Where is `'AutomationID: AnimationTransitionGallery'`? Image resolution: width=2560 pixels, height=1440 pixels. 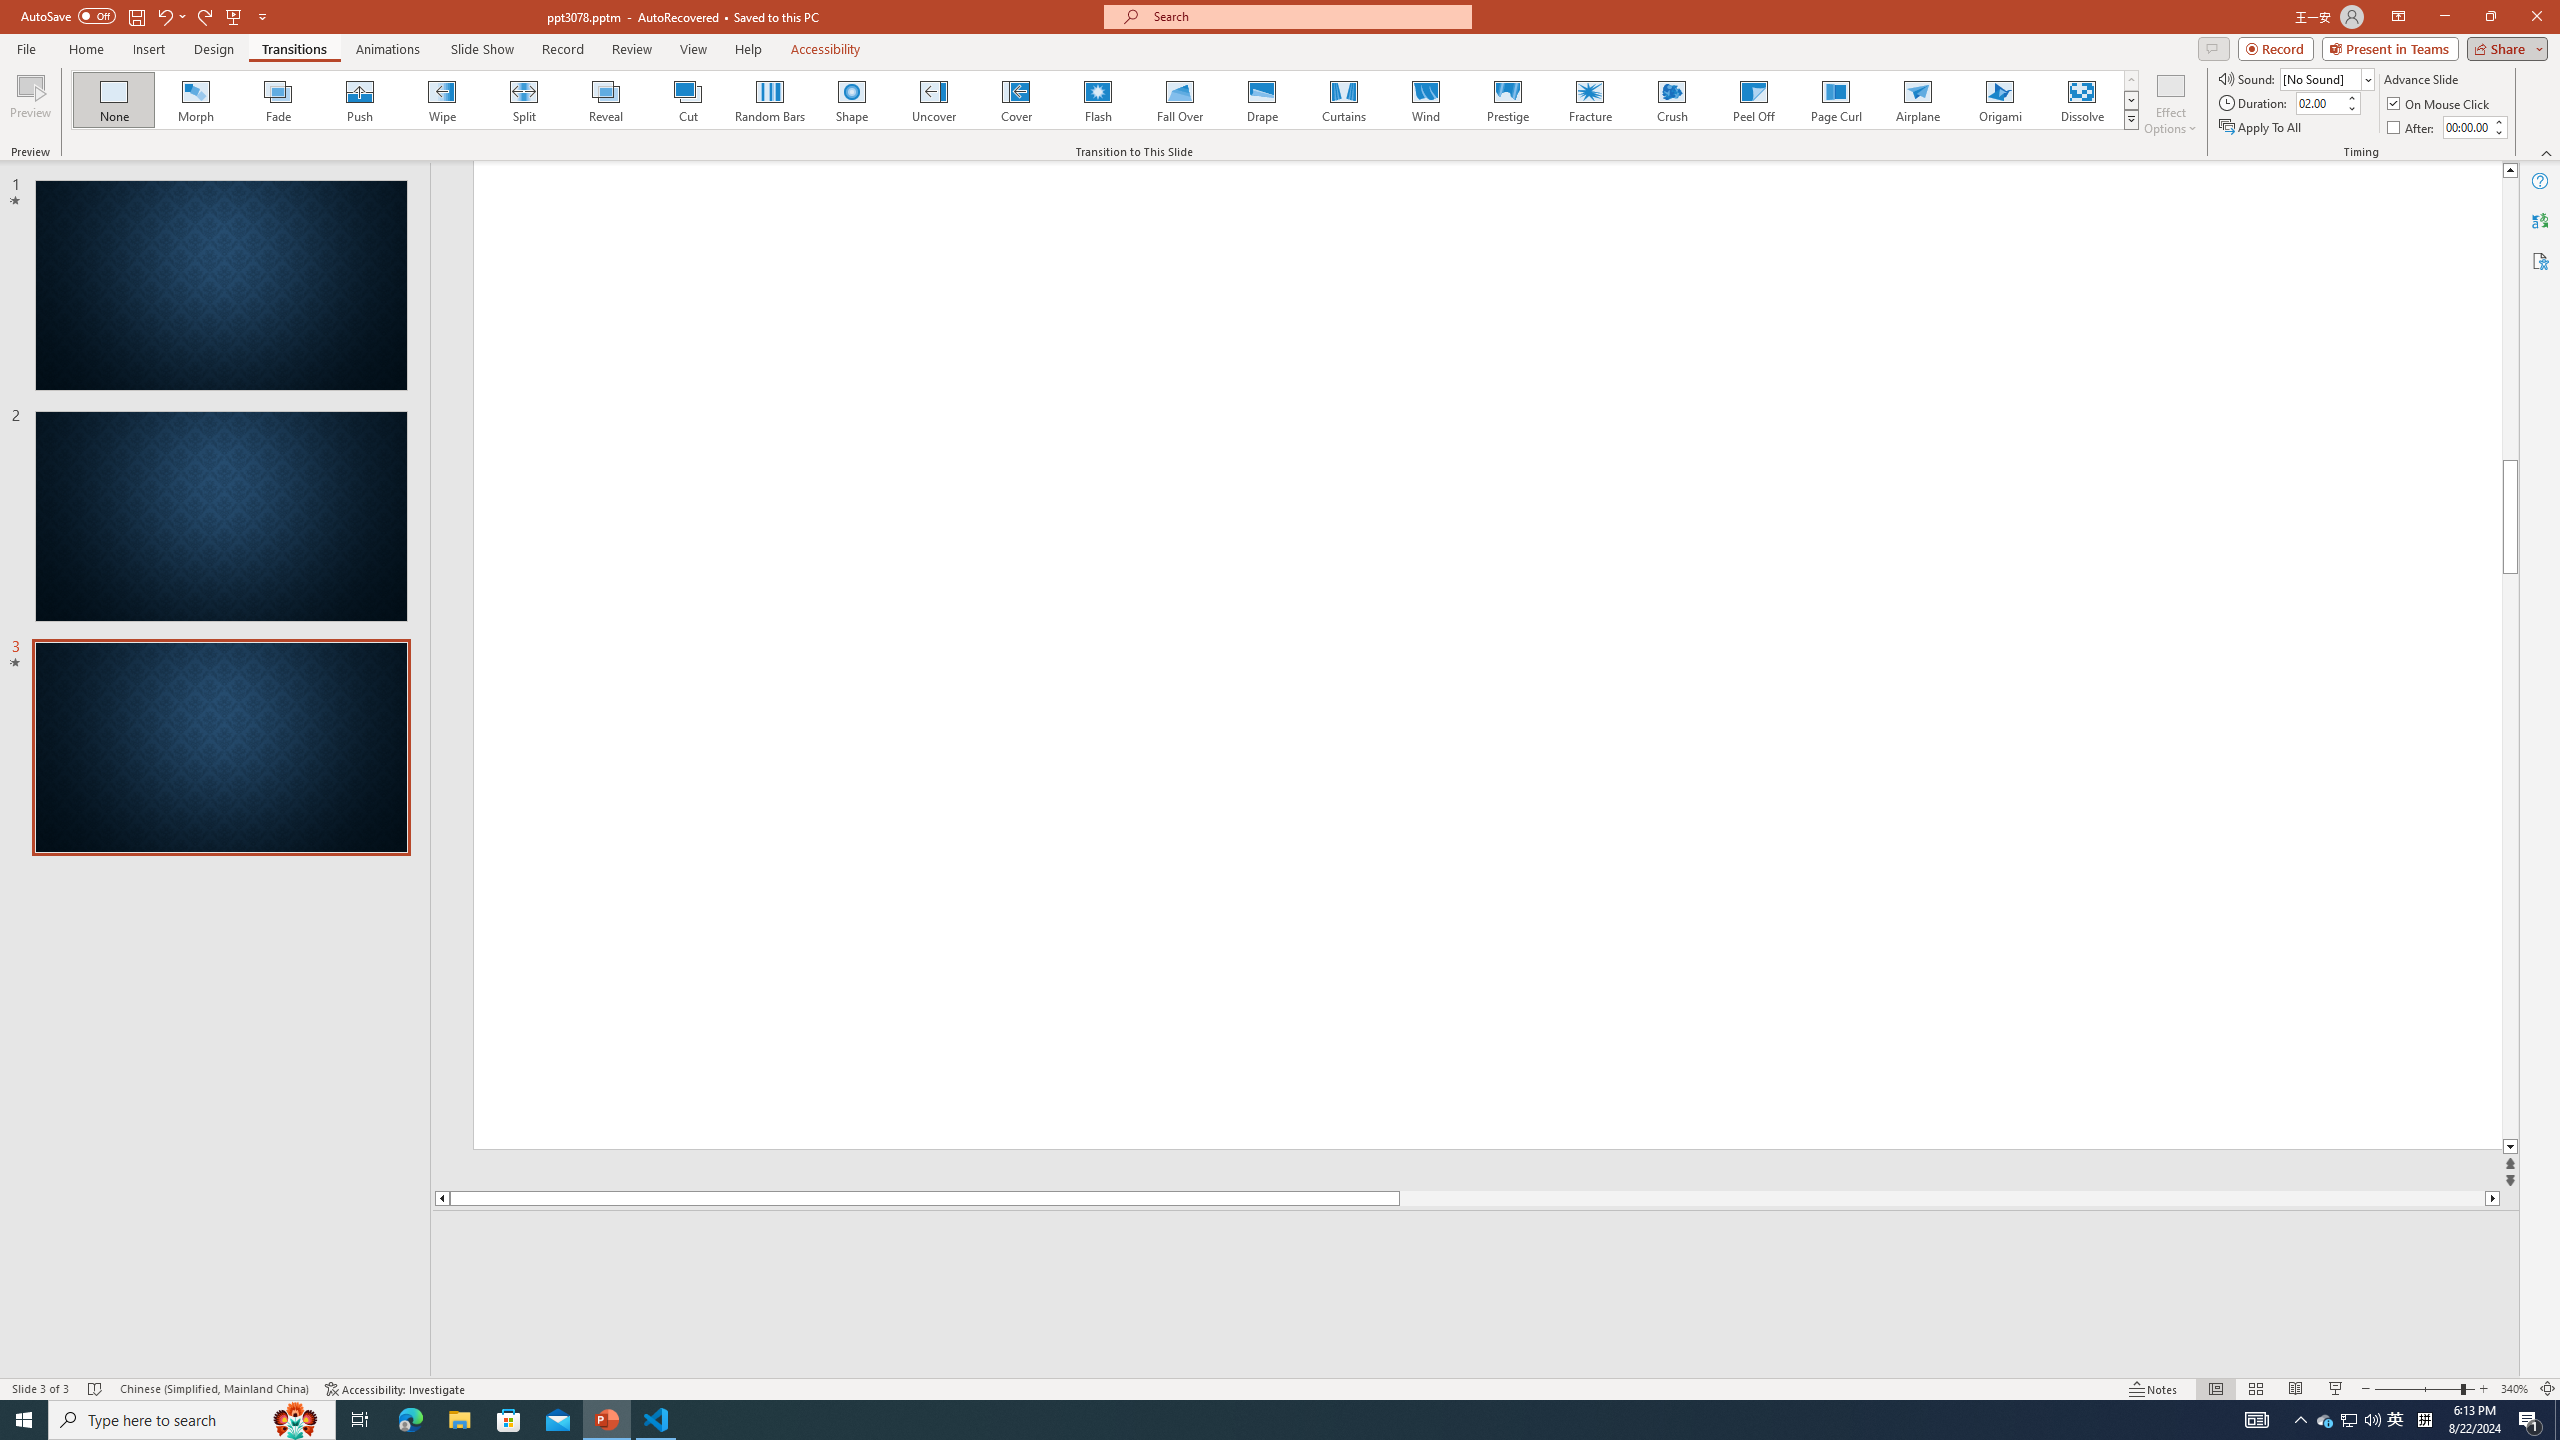 'AutomationID: AnimationTransitionGallery' is located at coordinates (1104, 99).